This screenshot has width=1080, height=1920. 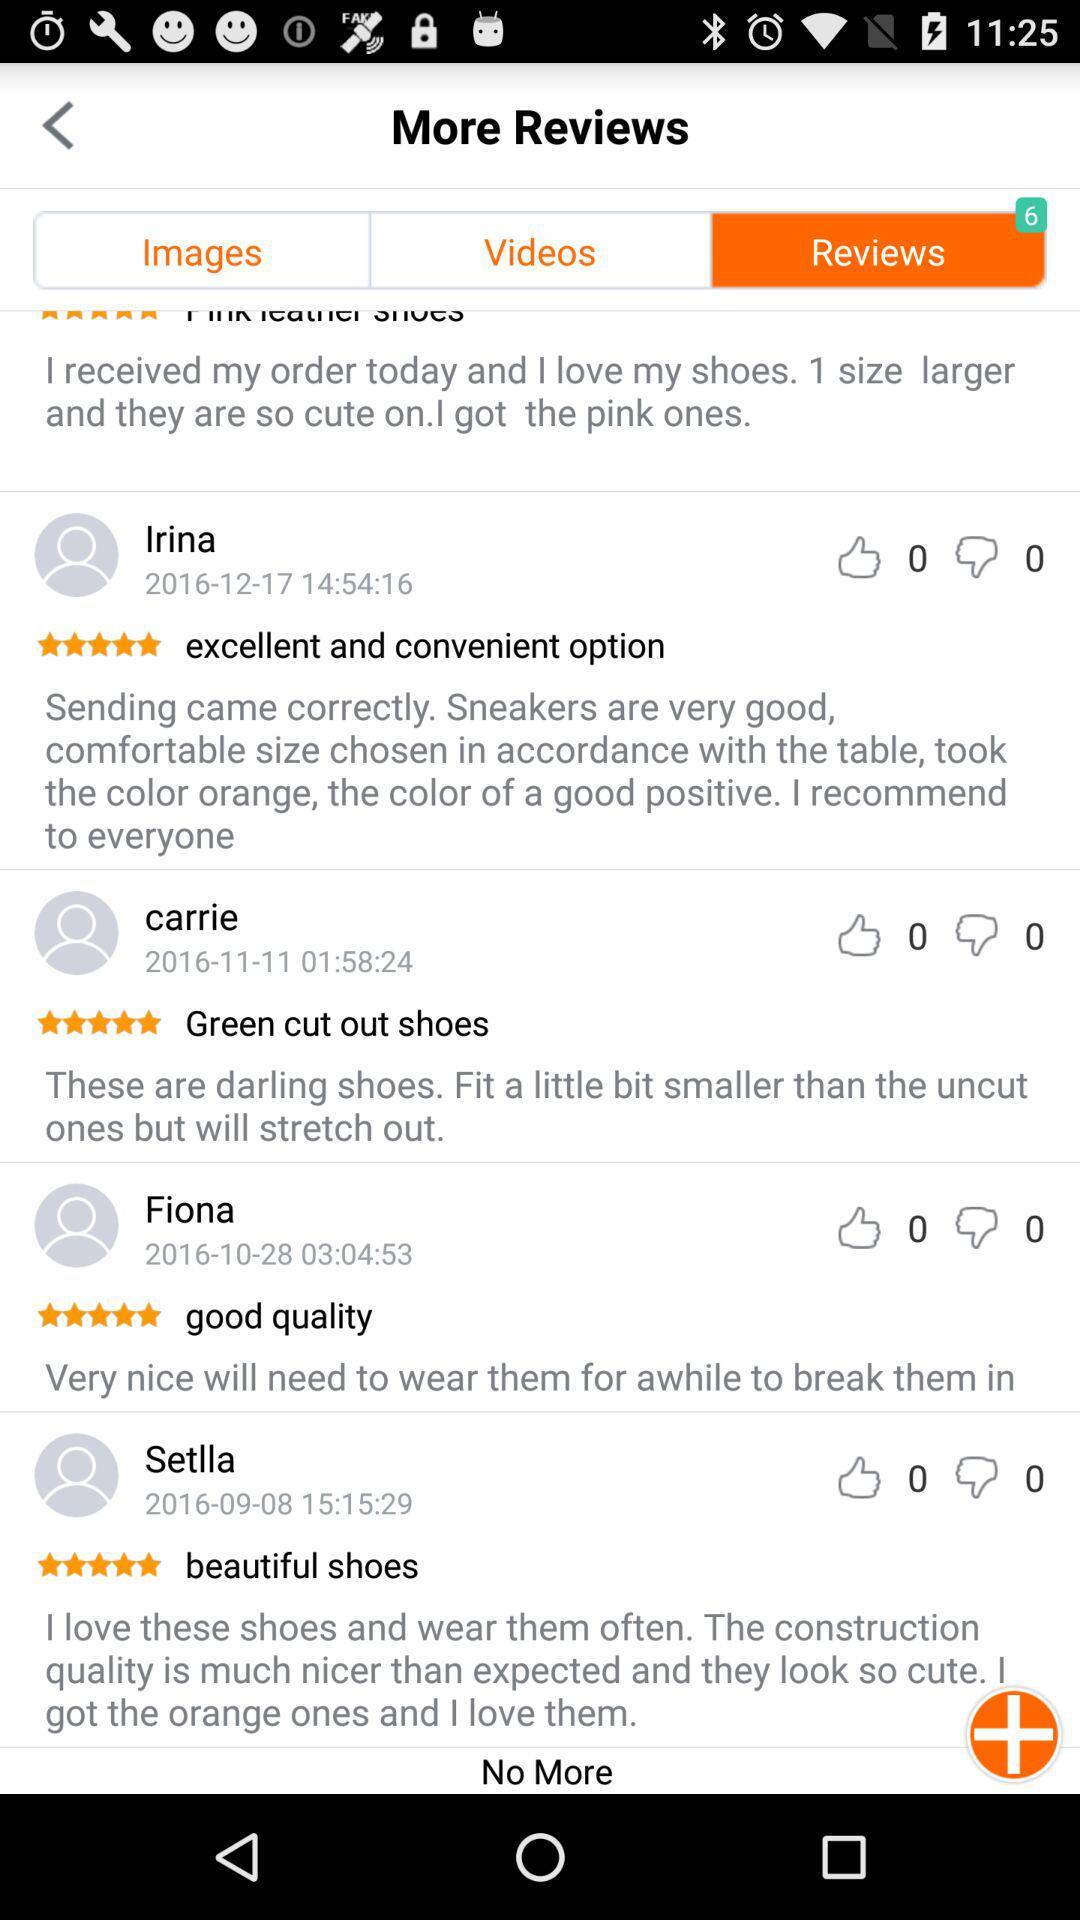 I want to click on give review a thumbs down, so click(x=975, y=557).